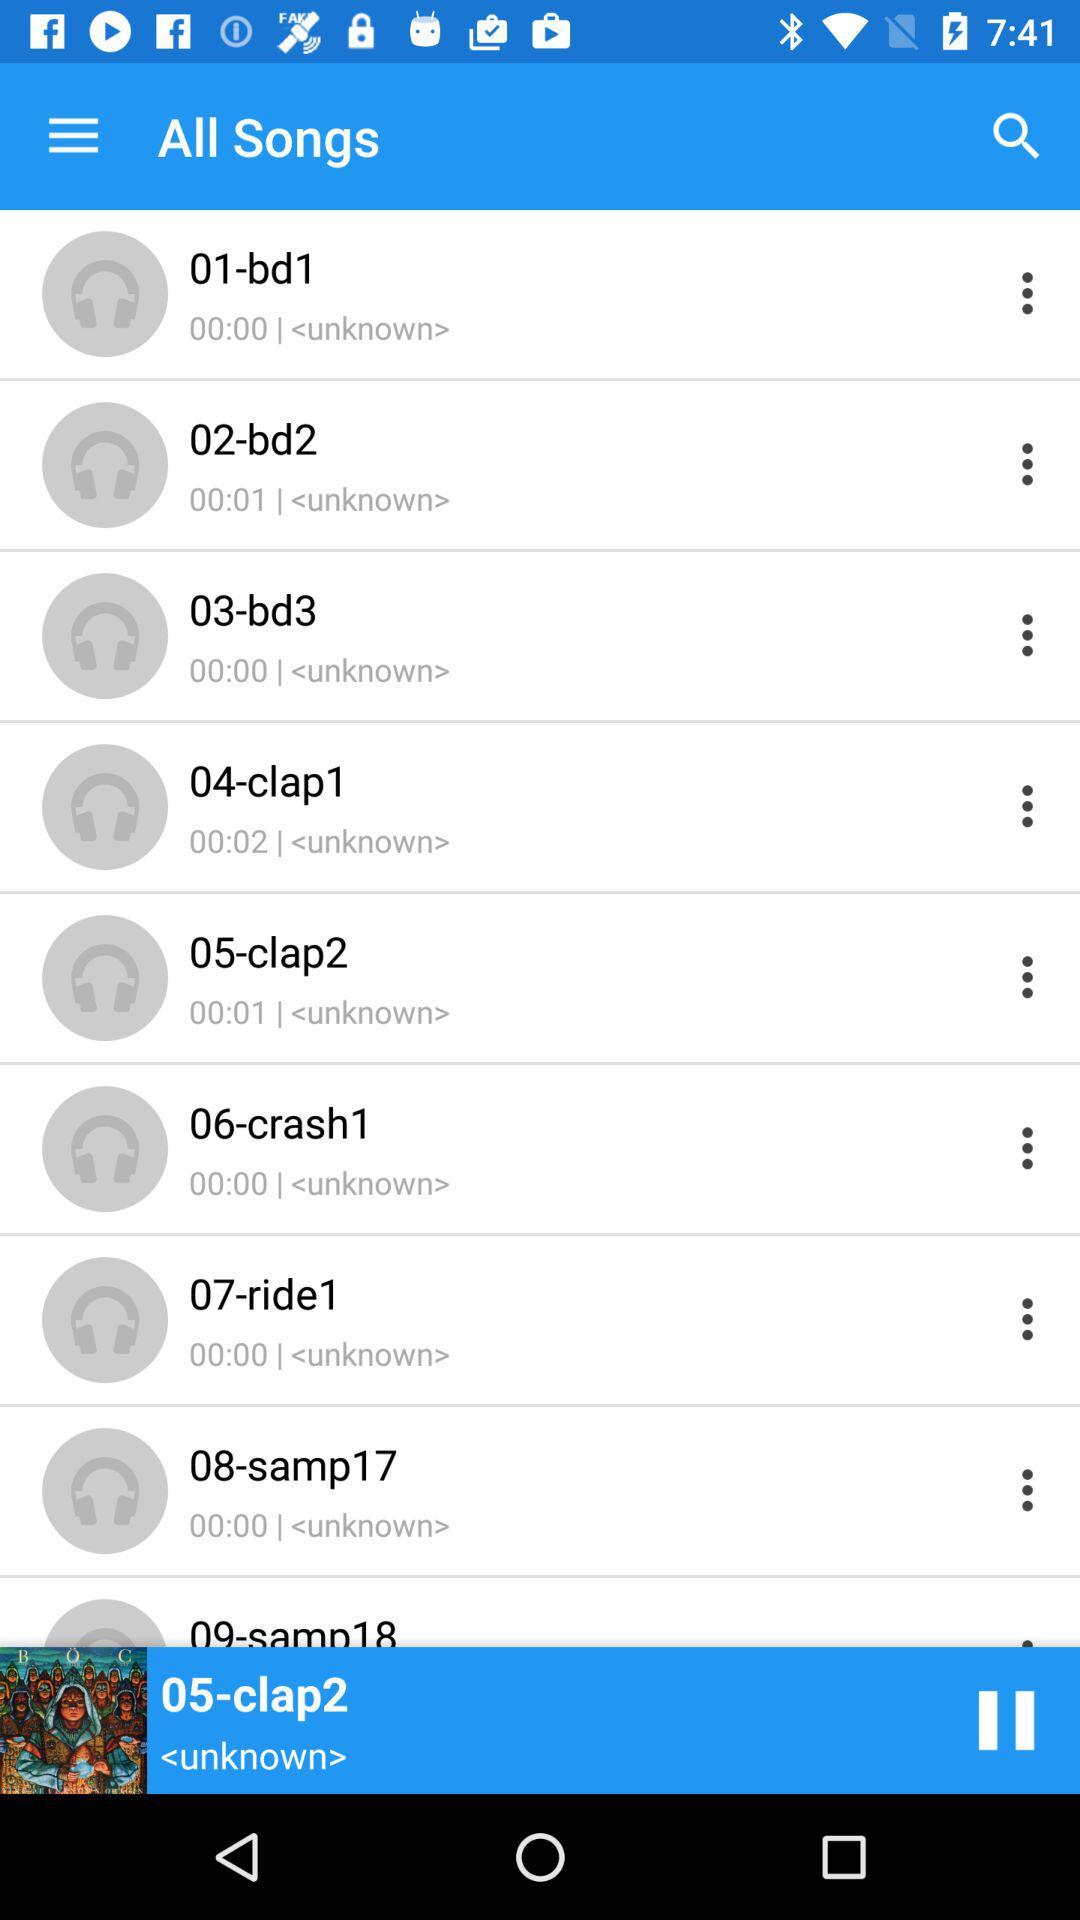 The width and height of the screenshot is (1080, 1920). I want to click on 09-samp18 icon, so click(591, 1626).